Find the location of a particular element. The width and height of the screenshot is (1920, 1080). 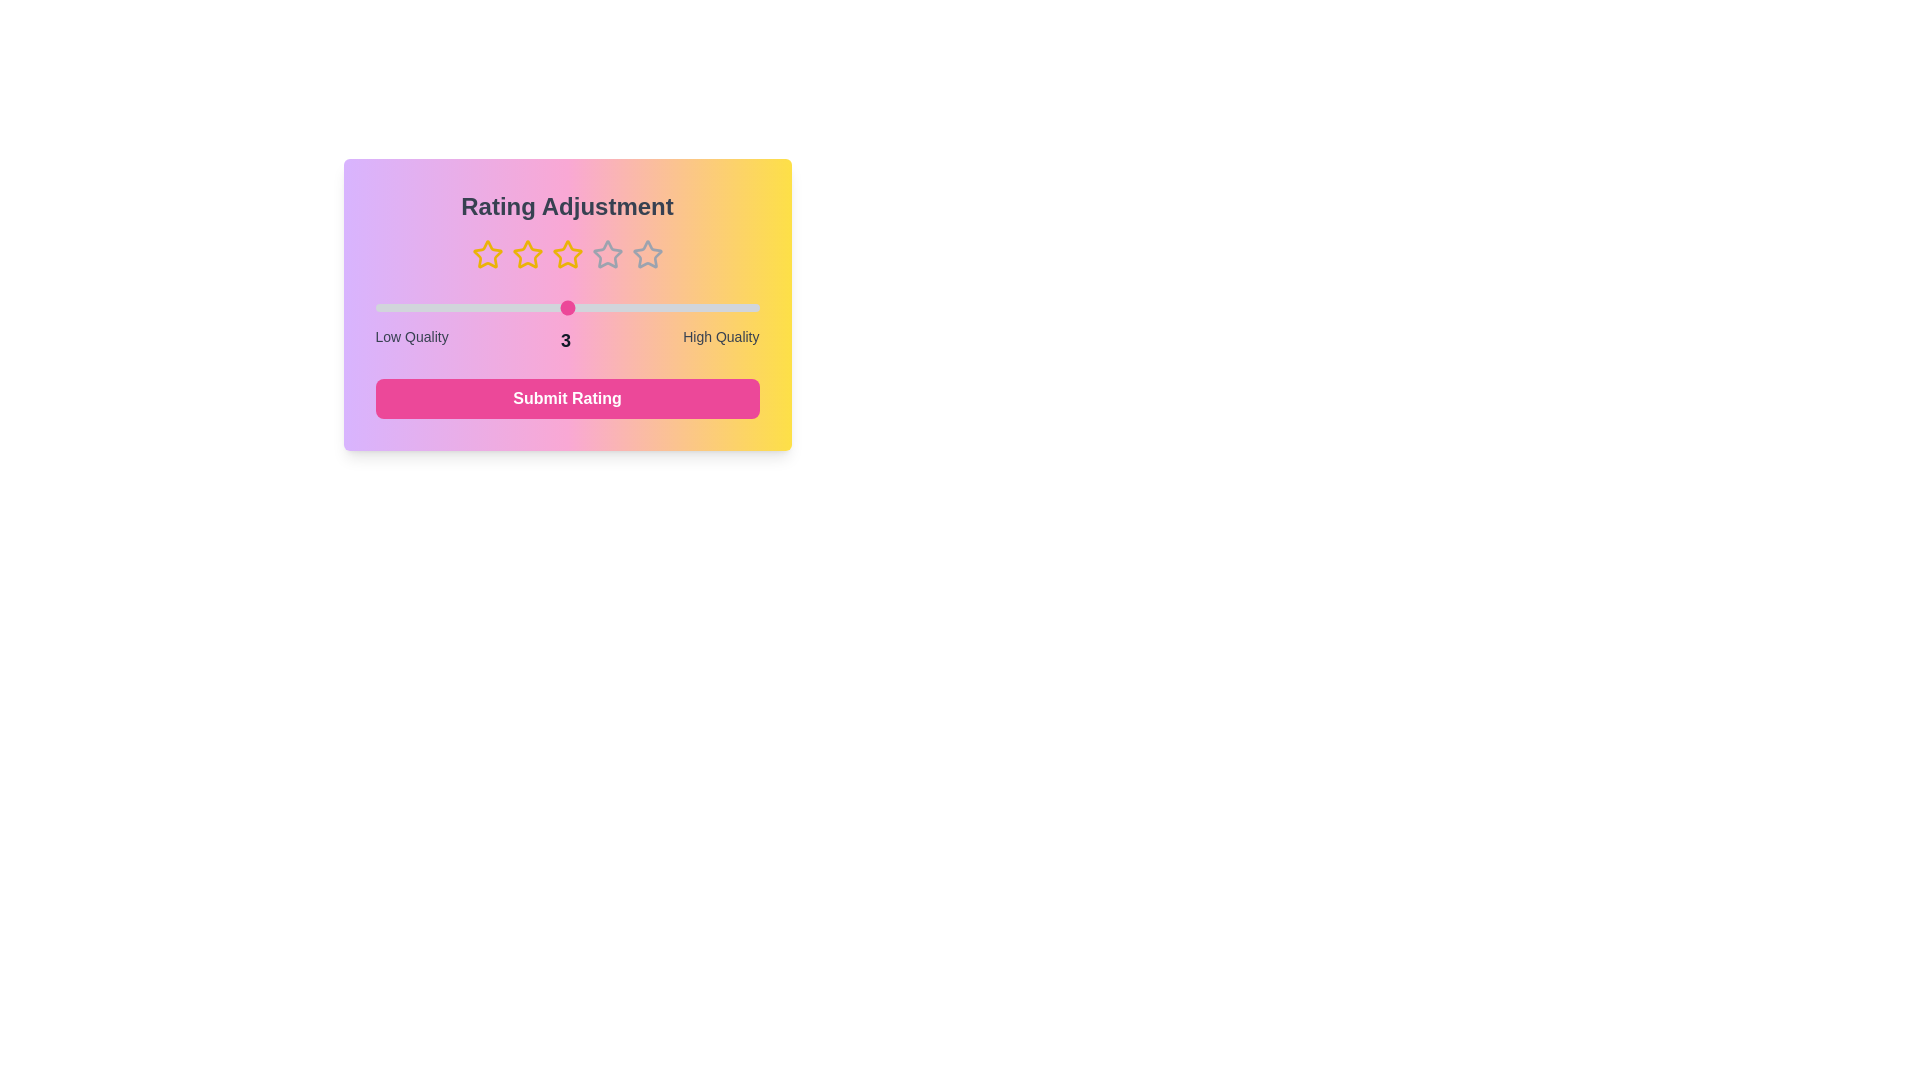

the slider to set the rating to 4 is located at coordinates (663, 308).